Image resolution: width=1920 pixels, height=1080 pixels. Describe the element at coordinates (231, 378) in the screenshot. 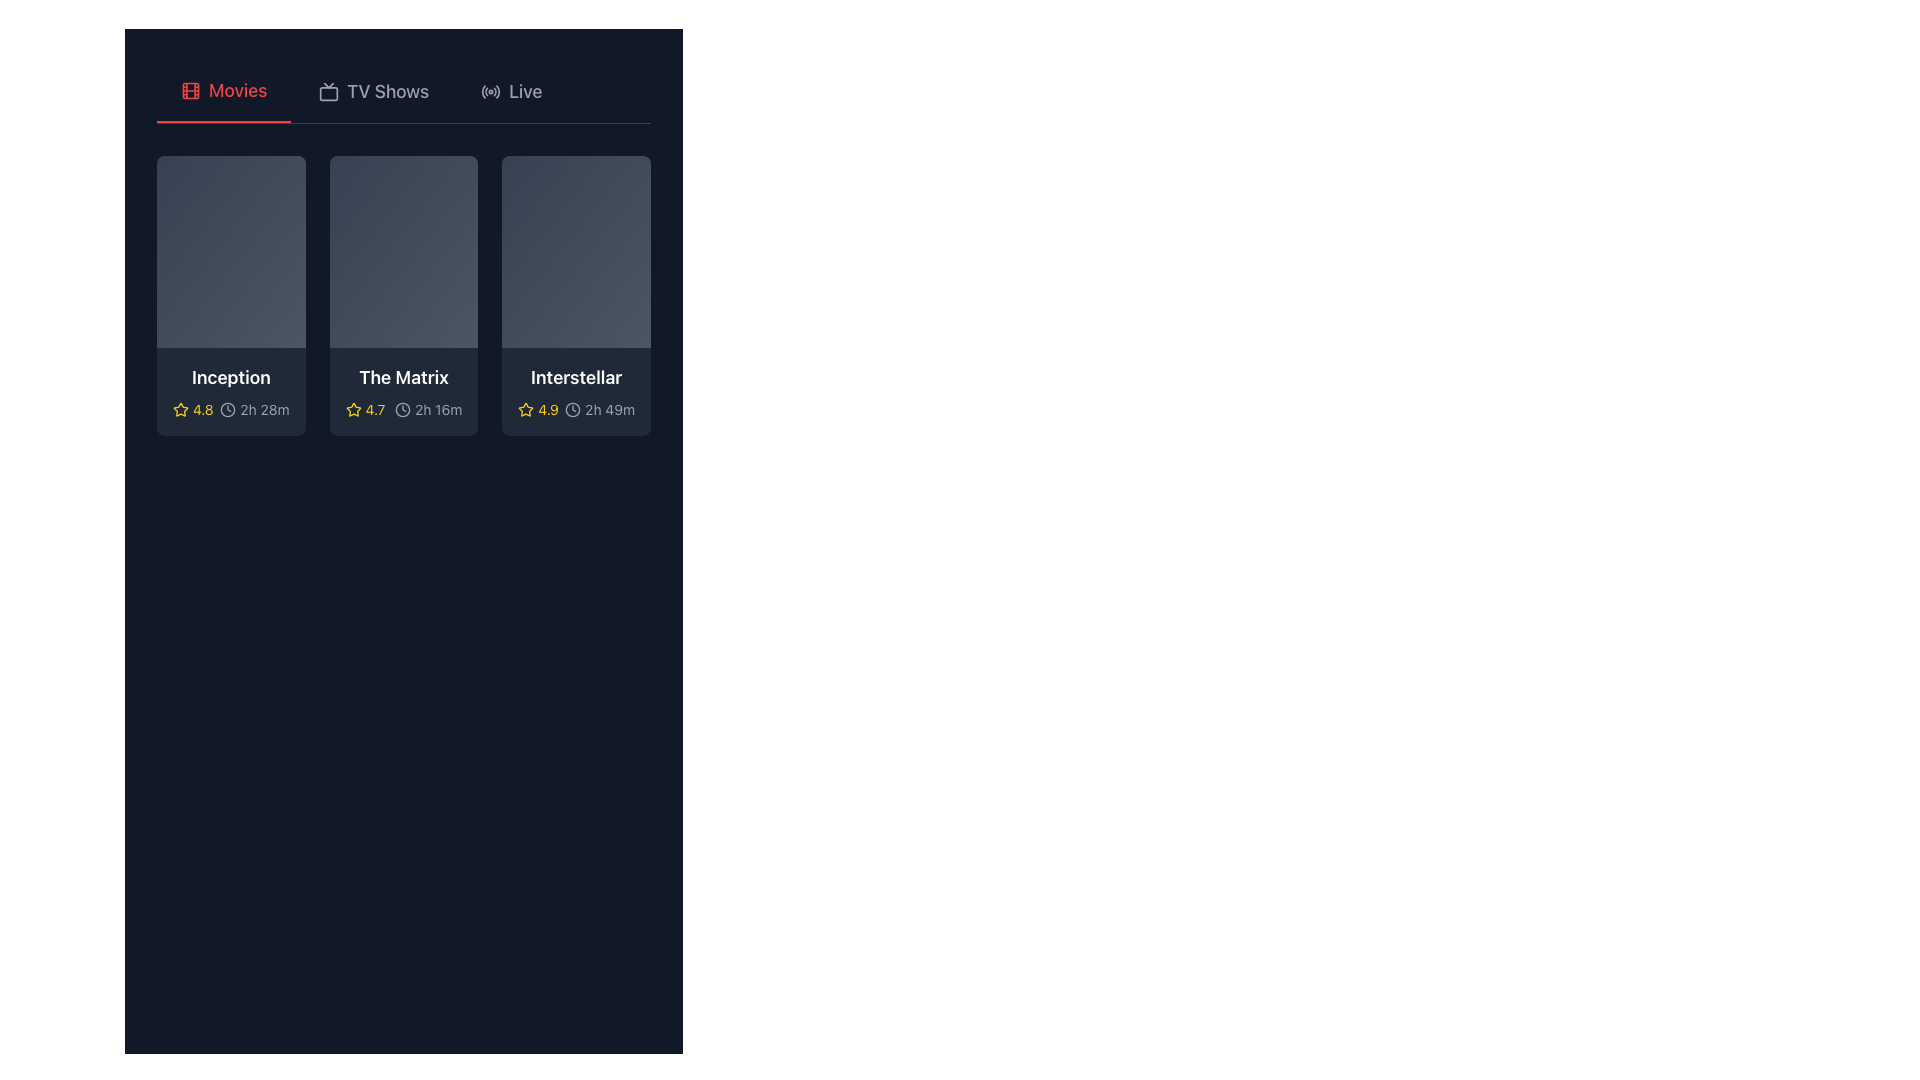

I see `the title label for the movie card that identifies the movie 'Inception'` at that location.